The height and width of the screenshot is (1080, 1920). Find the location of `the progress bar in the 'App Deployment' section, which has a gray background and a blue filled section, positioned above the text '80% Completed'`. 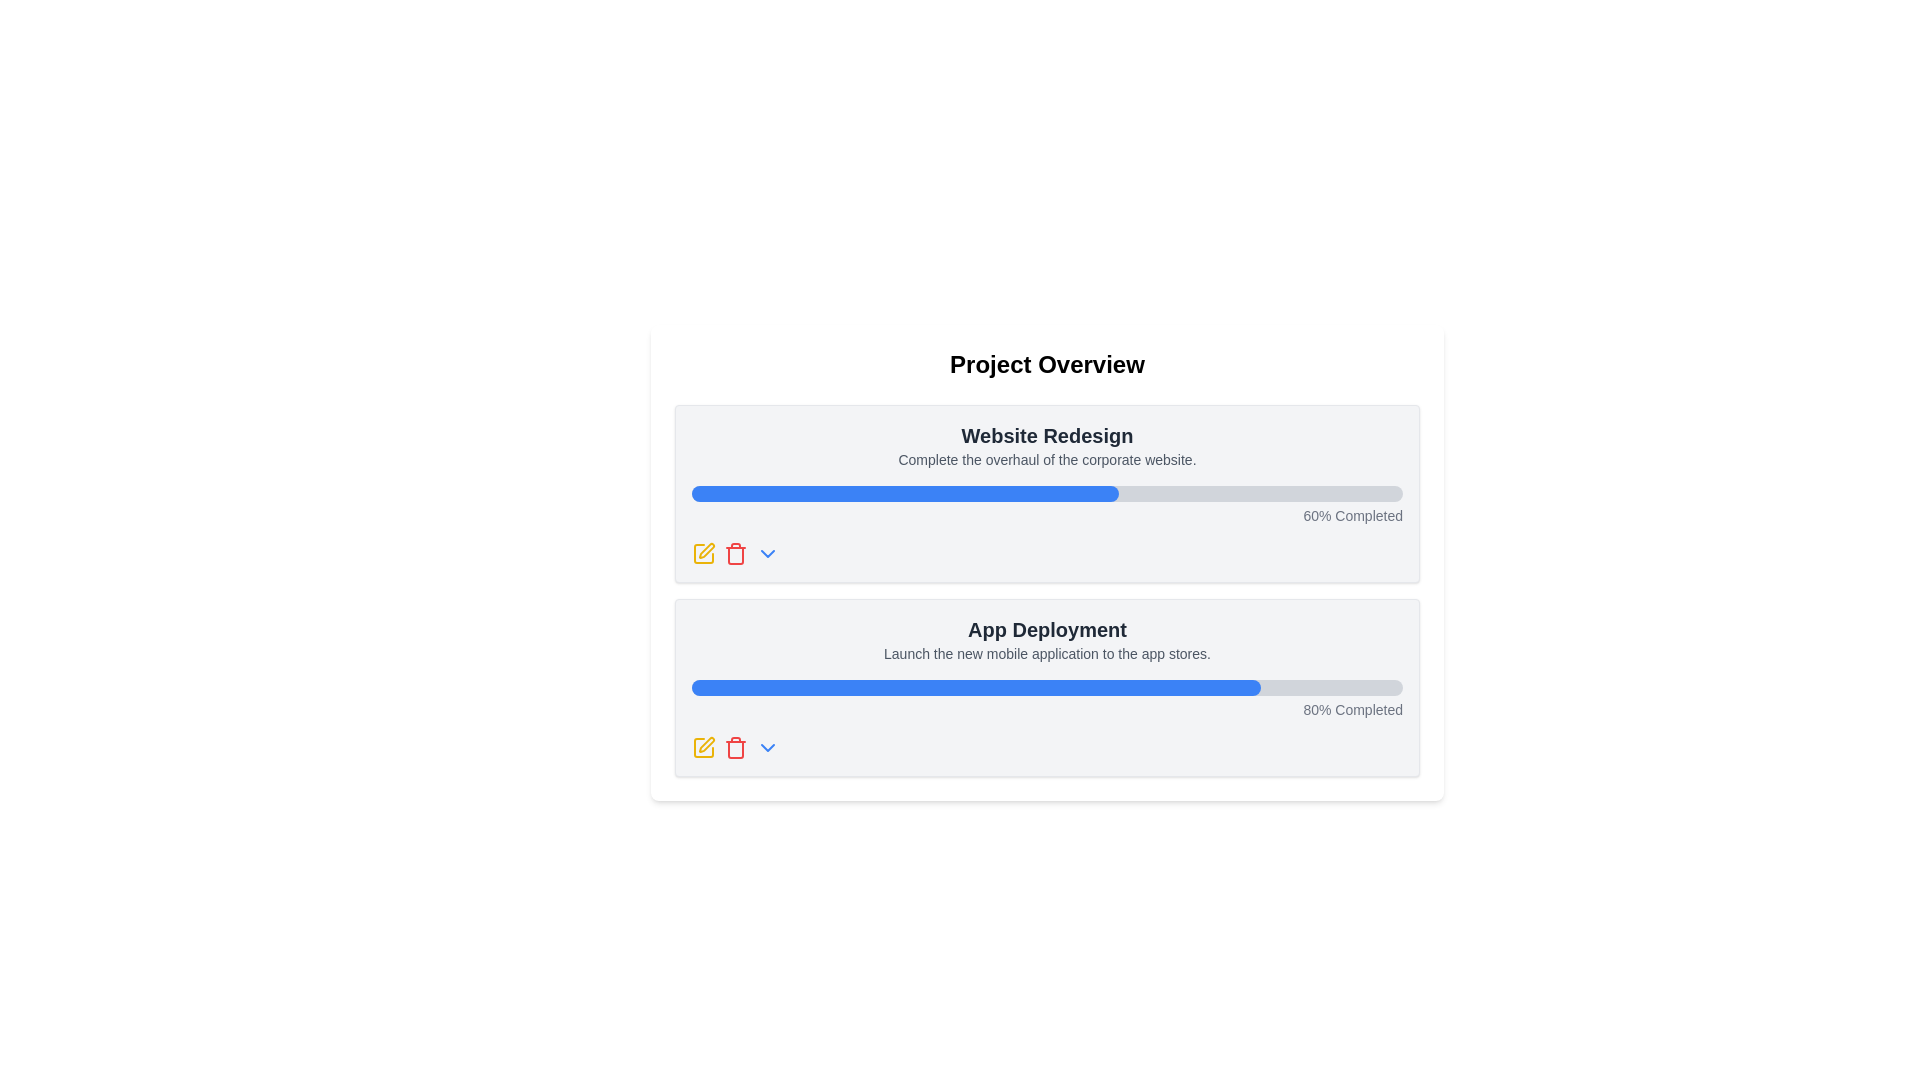

the progress bar in the 'App Deployment' section, which has a gray background and a blue filled section, positioned above the text '80% Completed' is located at coordinates (1046, 686).